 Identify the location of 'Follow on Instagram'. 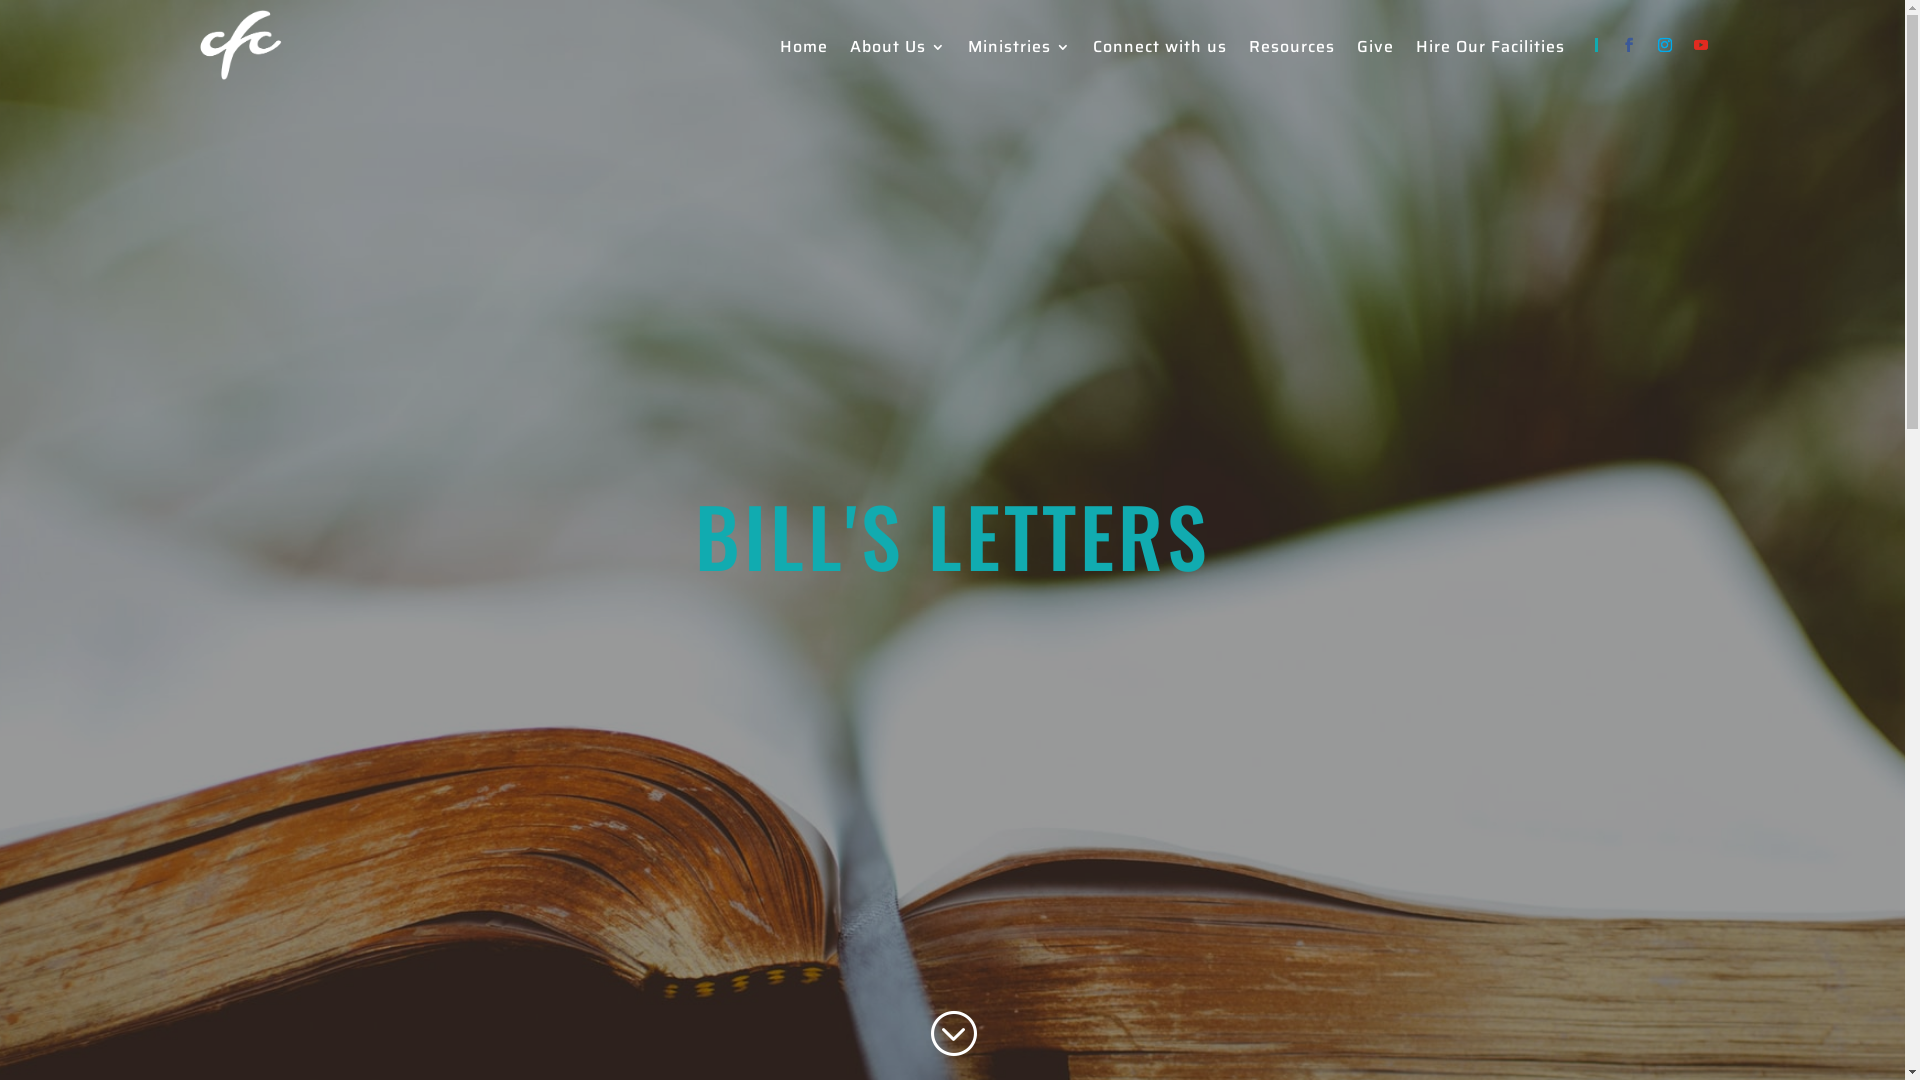
(1664, 45).